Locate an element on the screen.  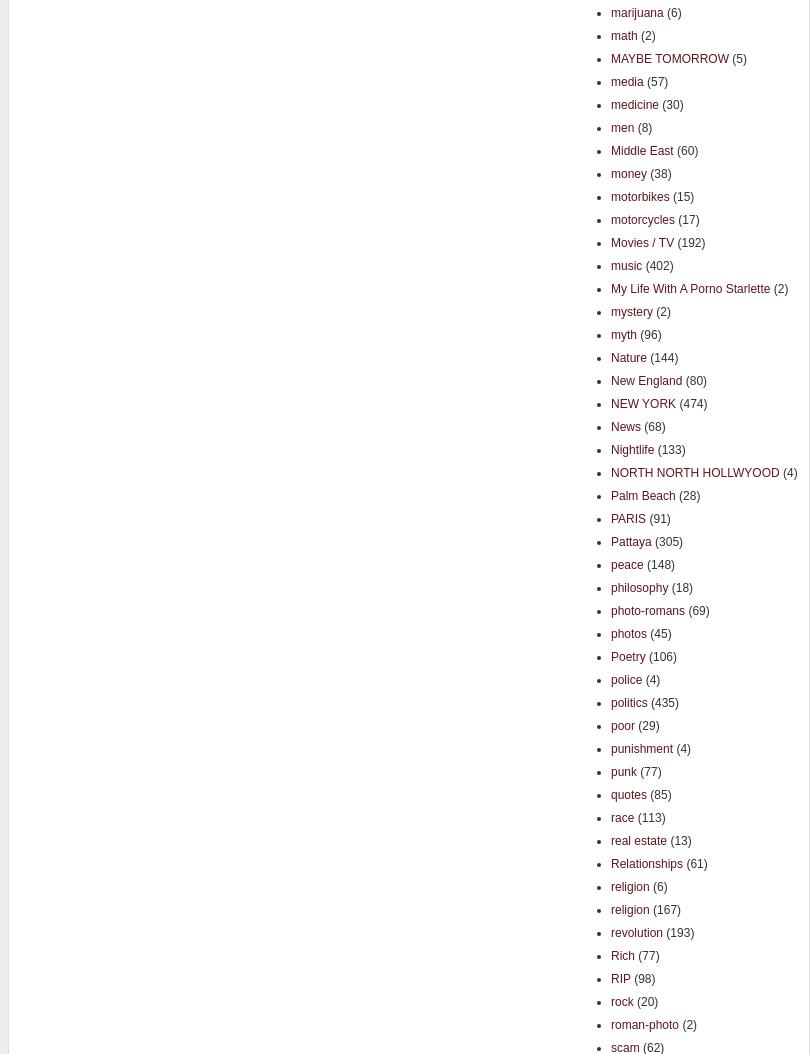
'(167)' is located at coordinates (647, 907).